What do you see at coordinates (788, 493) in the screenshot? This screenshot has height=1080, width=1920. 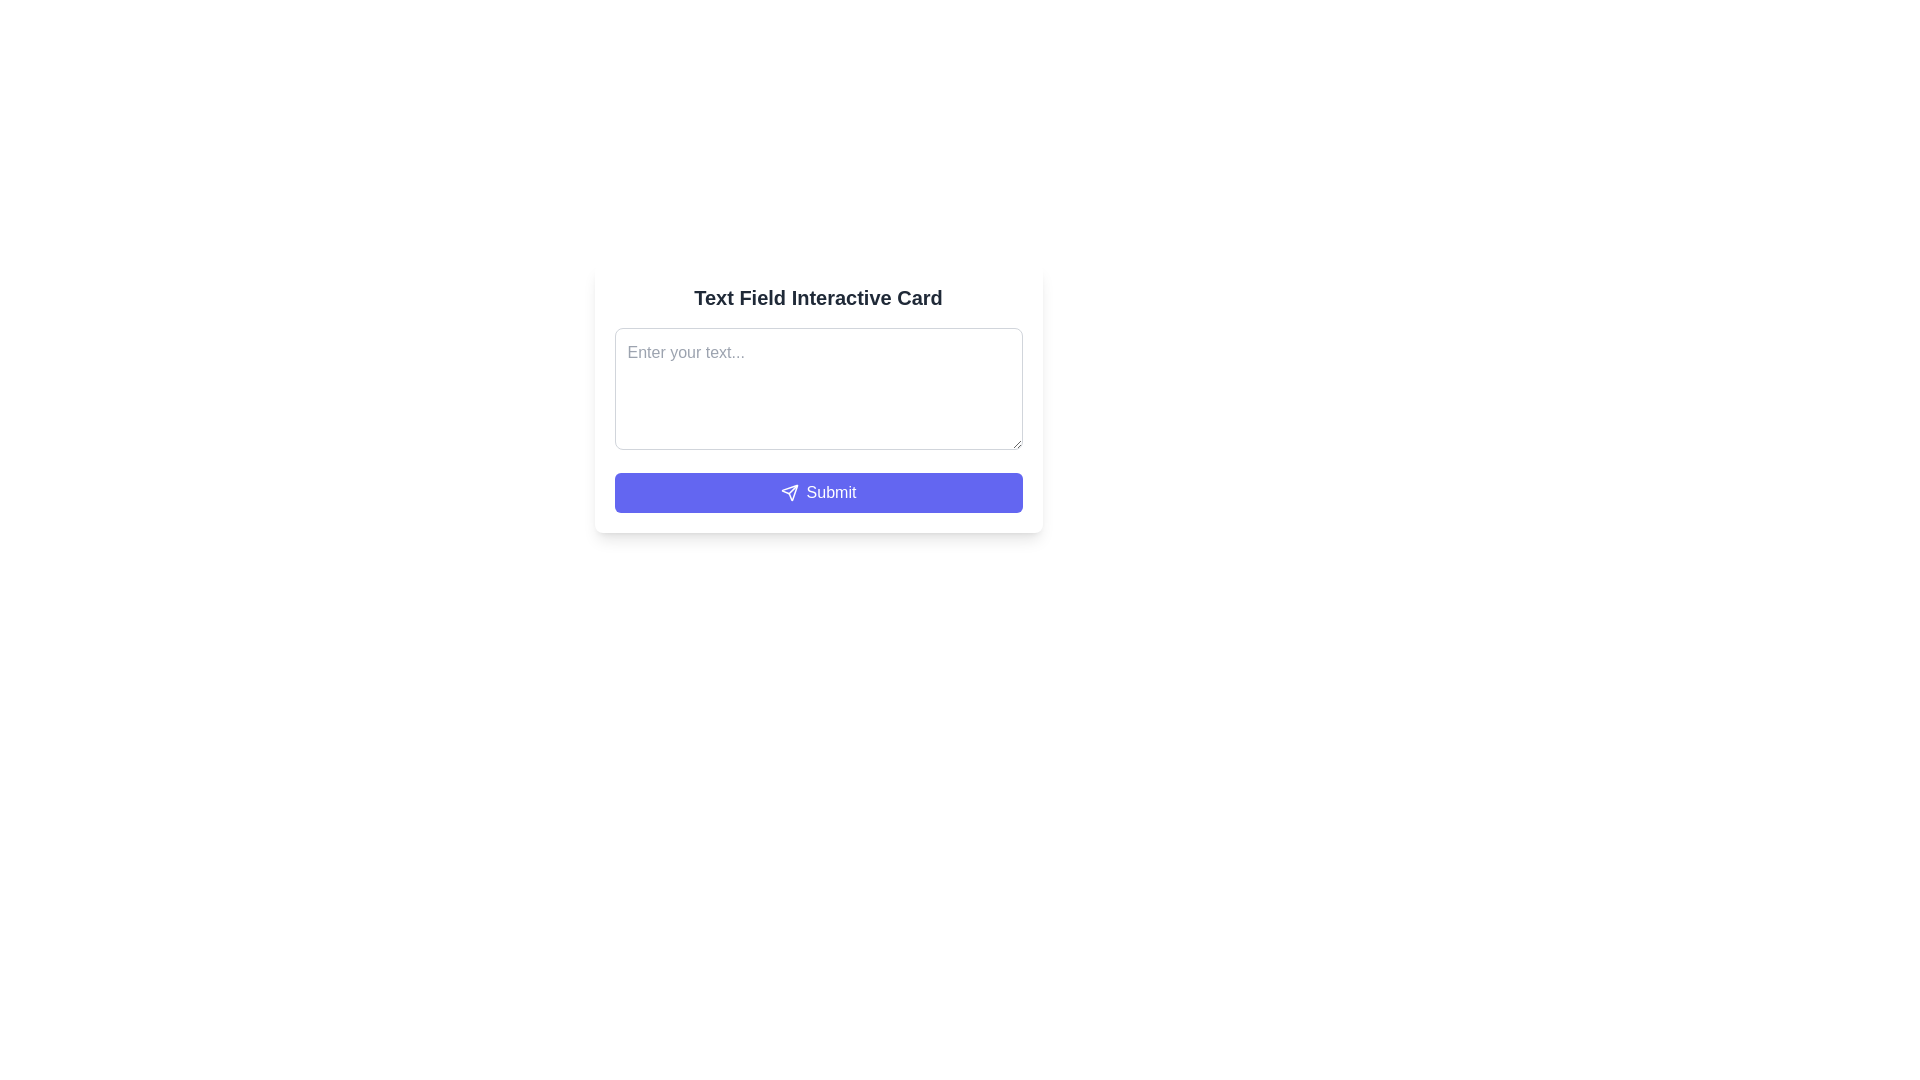 I see `the leftmost icon within the 'Submit' button` at bounding box center [788, 493].